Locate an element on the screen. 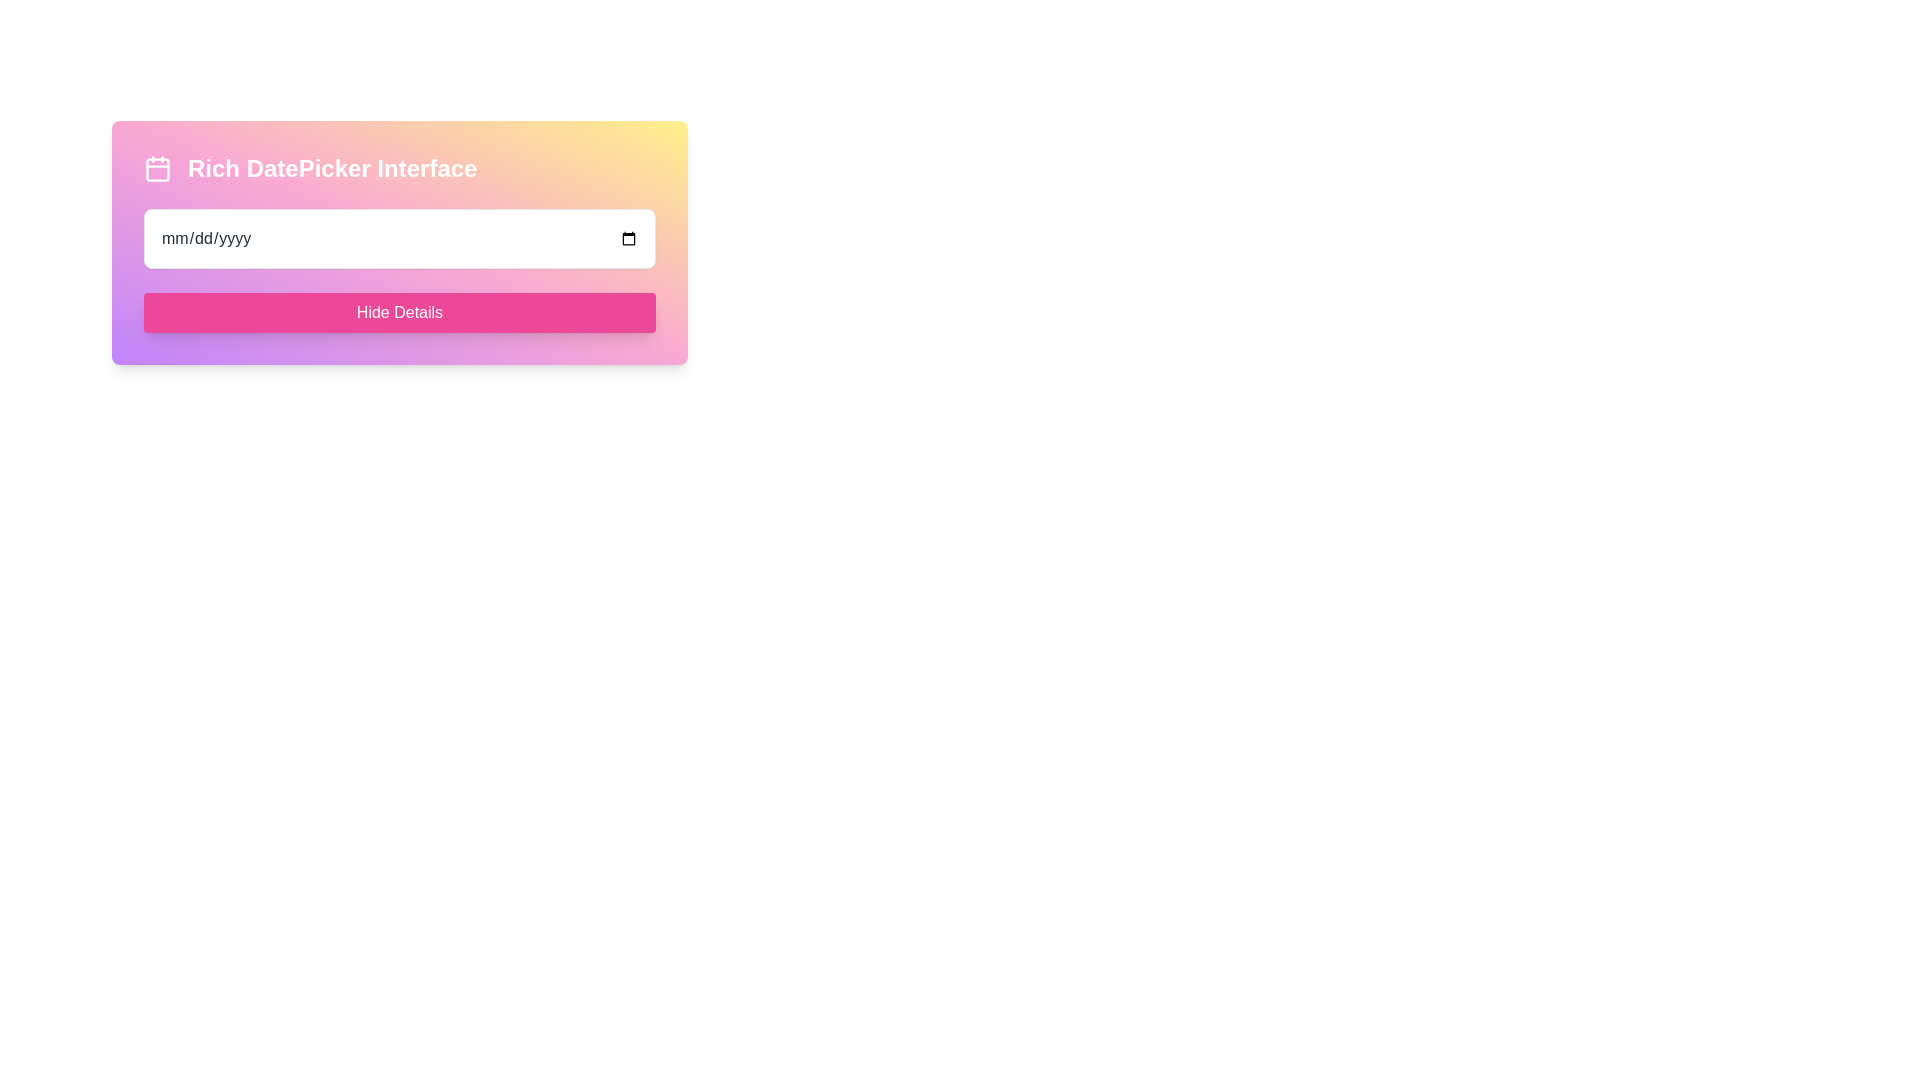  the pink button labeled 'Hide Details' which is located below the text input field with the placeholder 'mm/dd/yyyy' is located at coordinates (399, 312).